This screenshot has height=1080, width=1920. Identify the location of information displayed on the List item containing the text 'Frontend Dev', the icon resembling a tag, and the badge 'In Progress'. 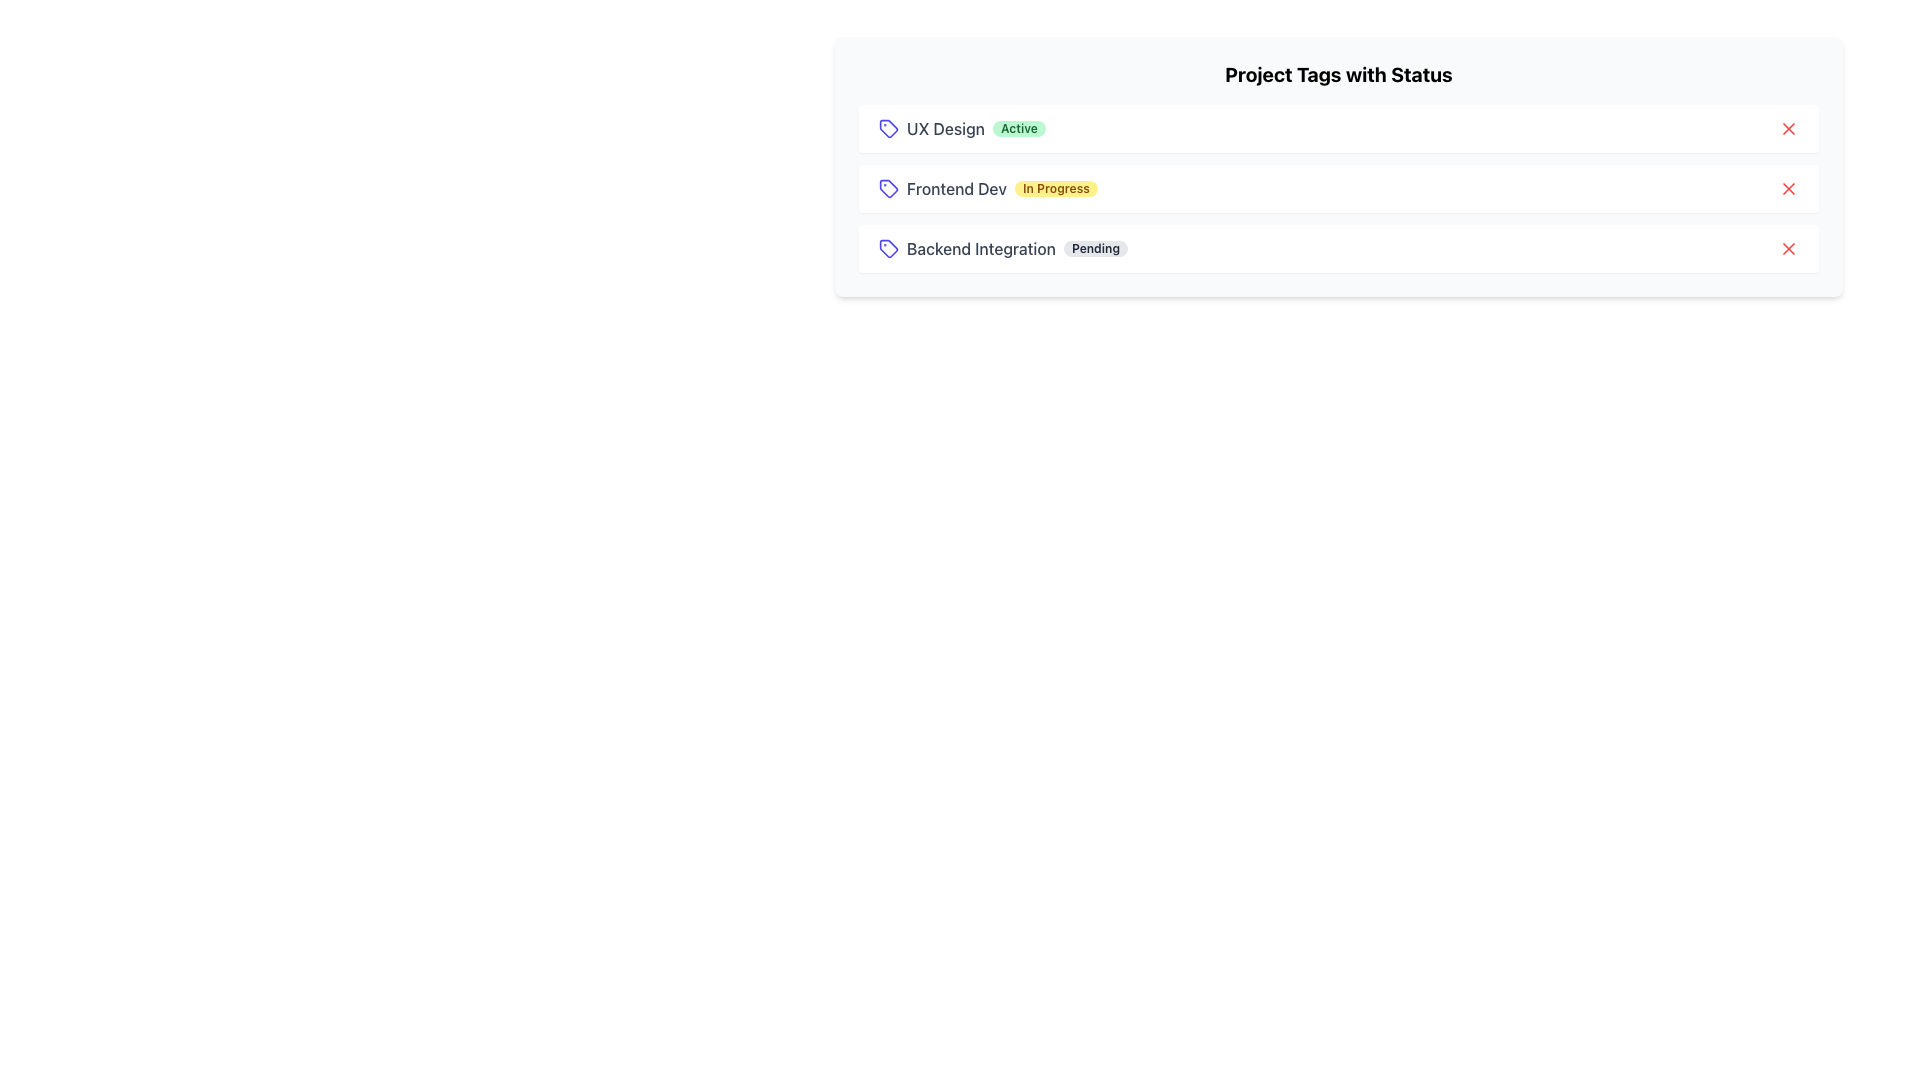
(988, 189).